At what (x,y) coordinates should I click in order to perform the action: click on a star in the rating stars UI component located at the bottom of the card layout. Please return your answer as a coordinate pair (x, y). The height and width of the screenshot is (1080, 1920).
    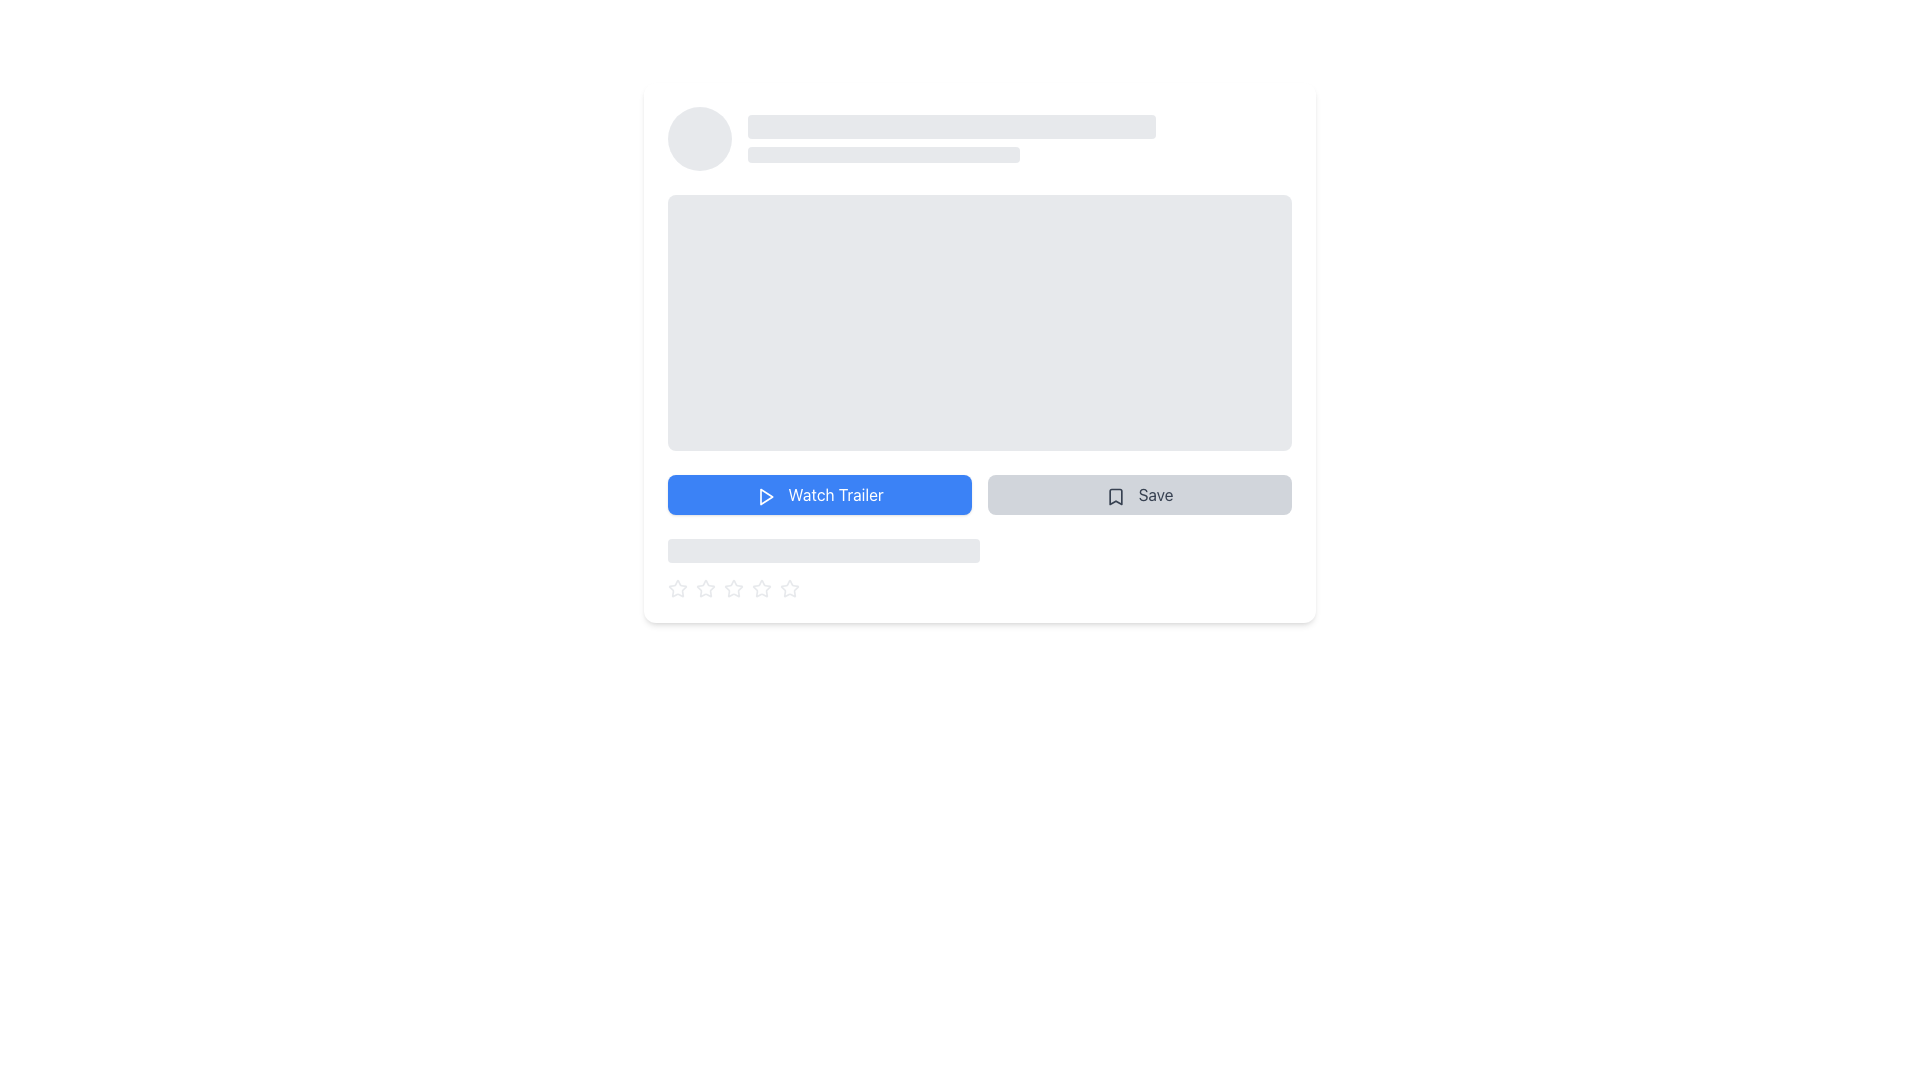
    Looking at the image, I should click on (979, 588).